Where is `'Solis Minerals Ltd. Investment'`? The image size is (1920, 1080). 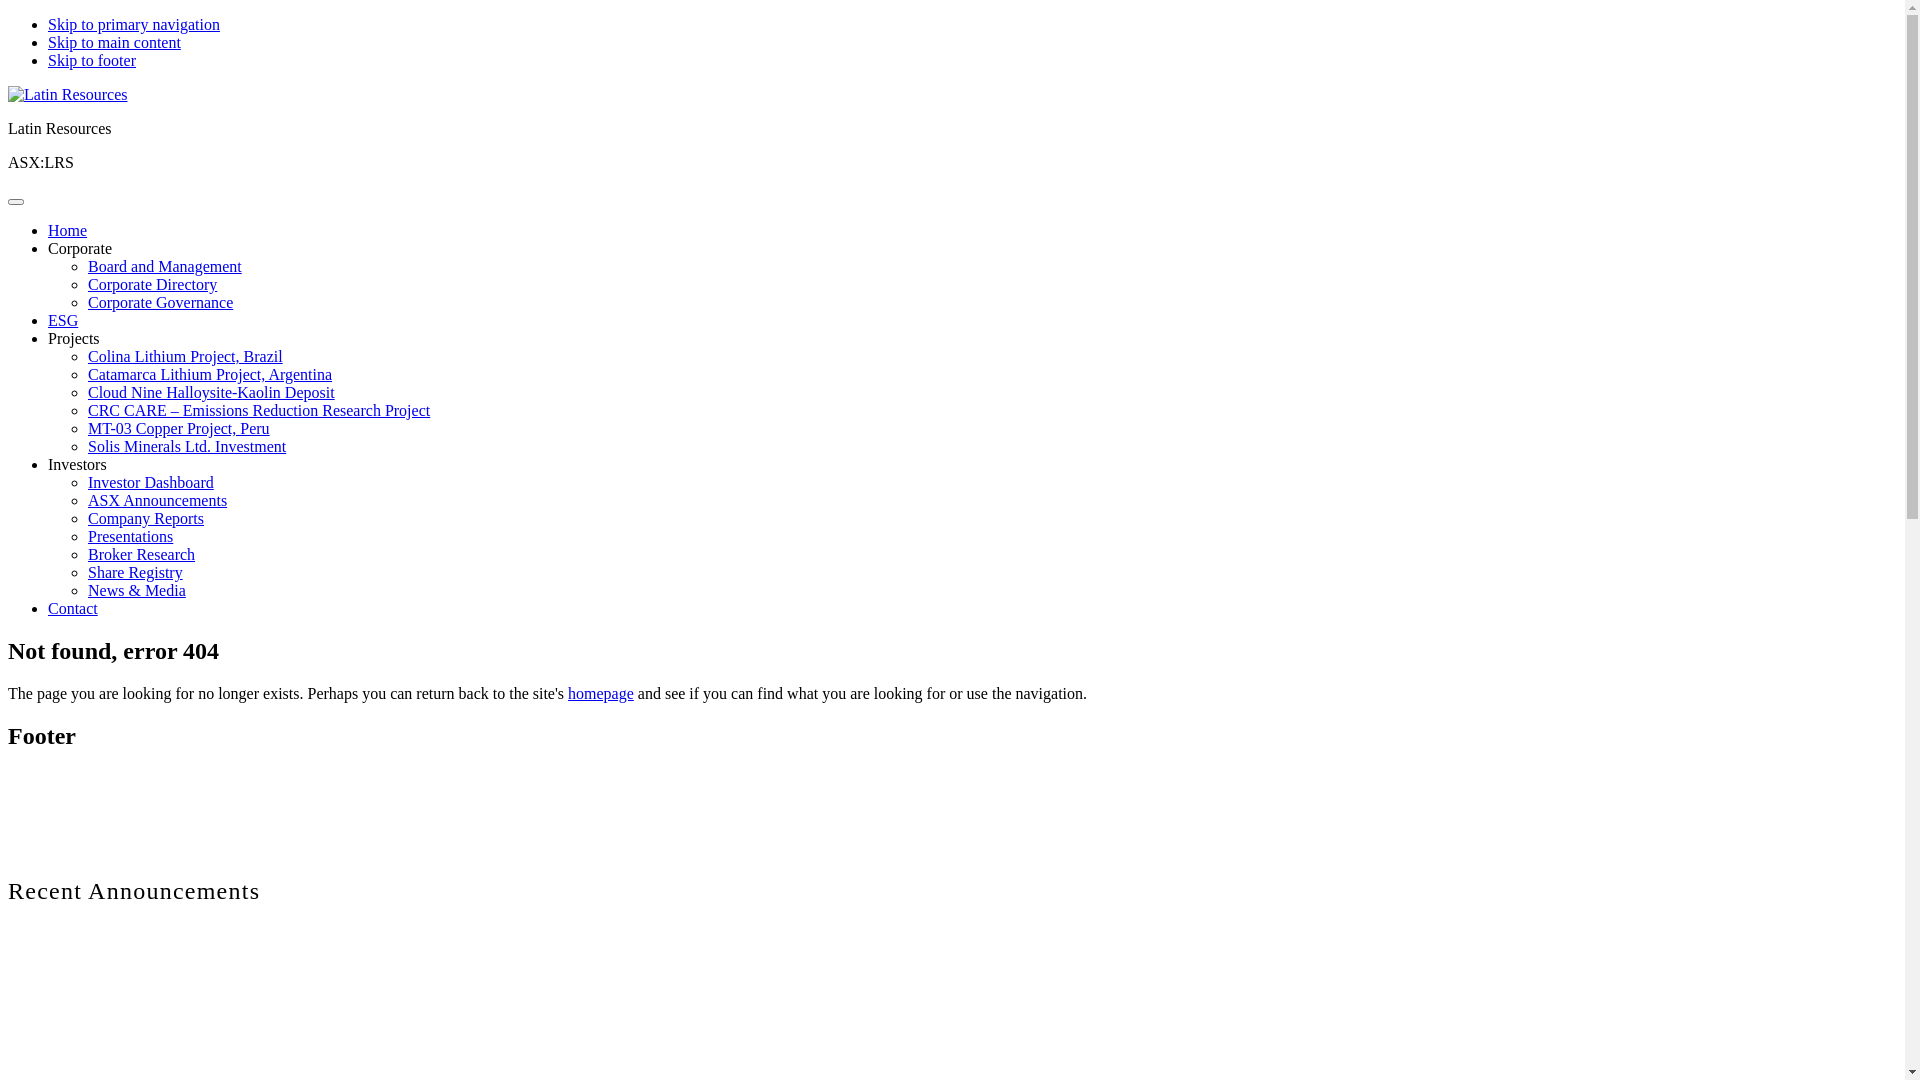 'Solis Minerals Ltd. Investment' is located at coordinates (187, 445).